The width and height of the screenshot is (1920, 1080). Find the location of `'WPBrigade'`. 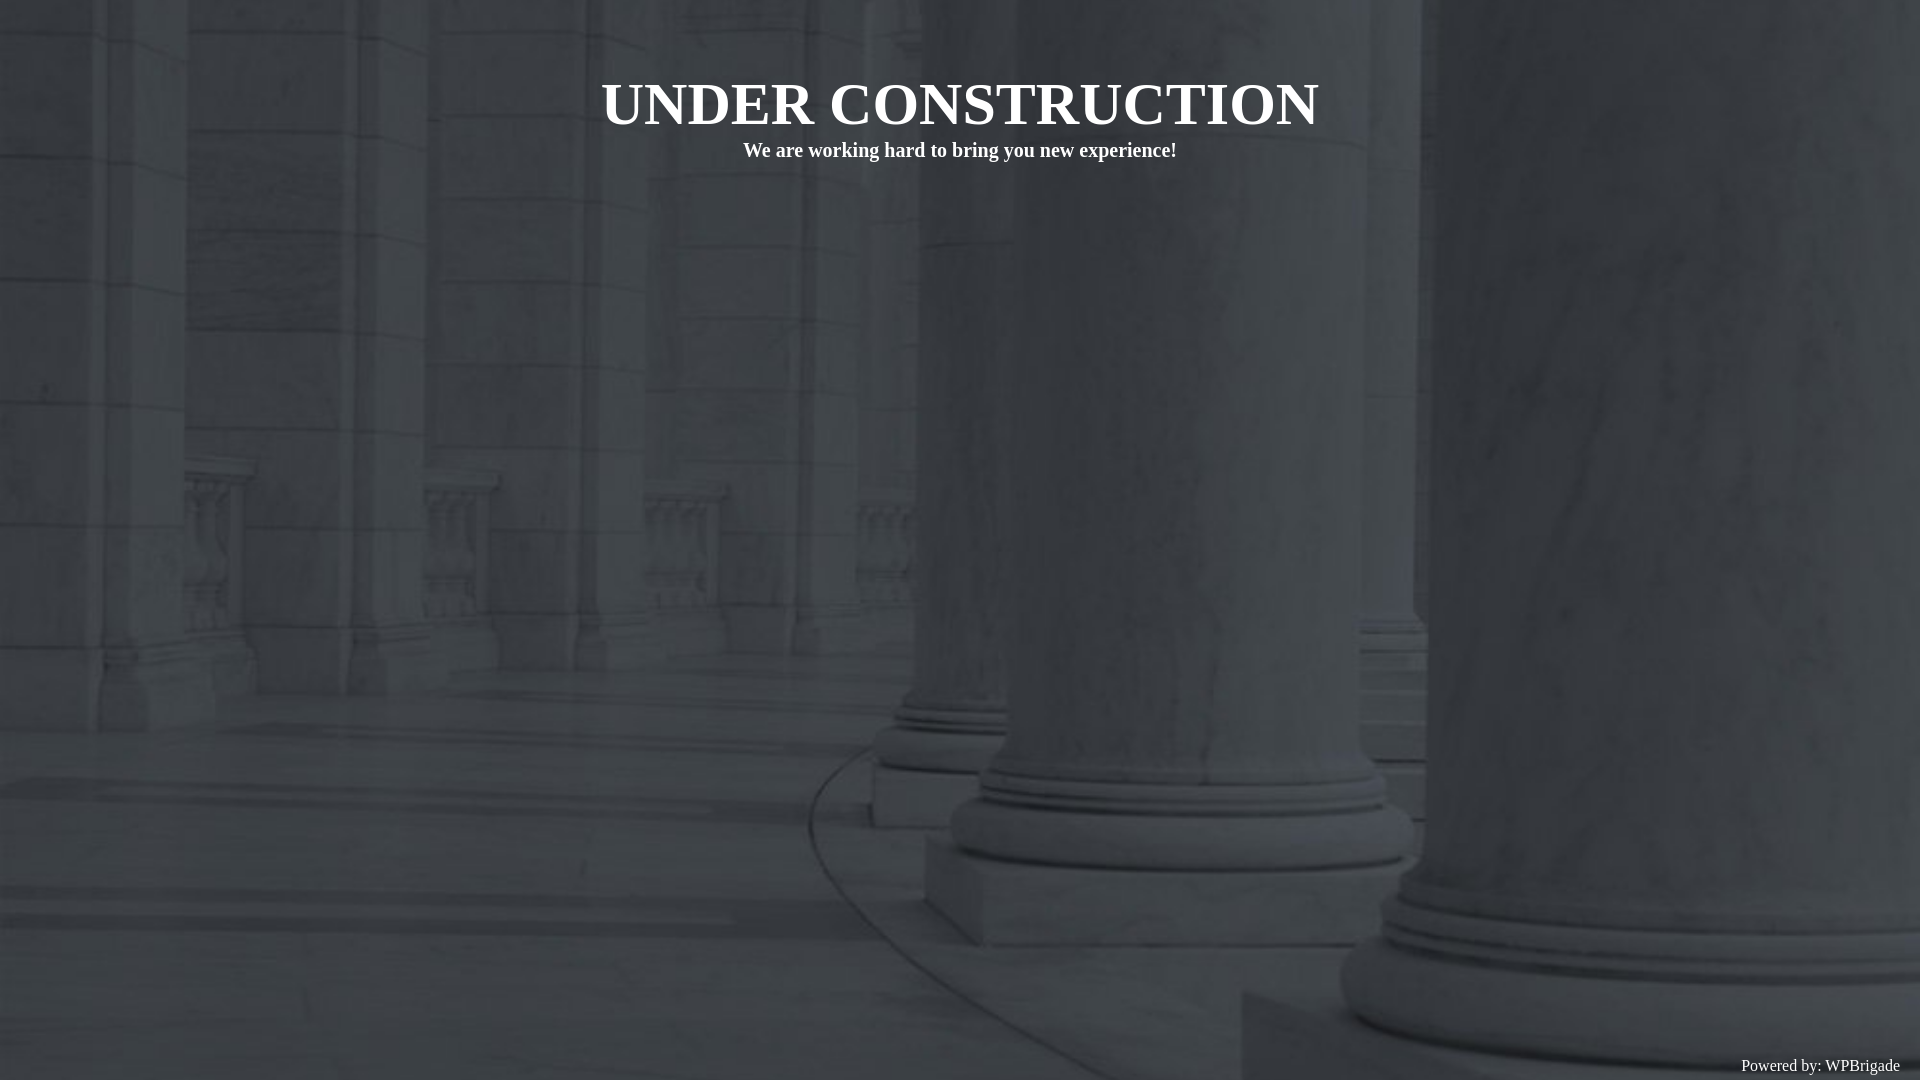

'WPBrigade' is located at coordinates (1861, 1064).